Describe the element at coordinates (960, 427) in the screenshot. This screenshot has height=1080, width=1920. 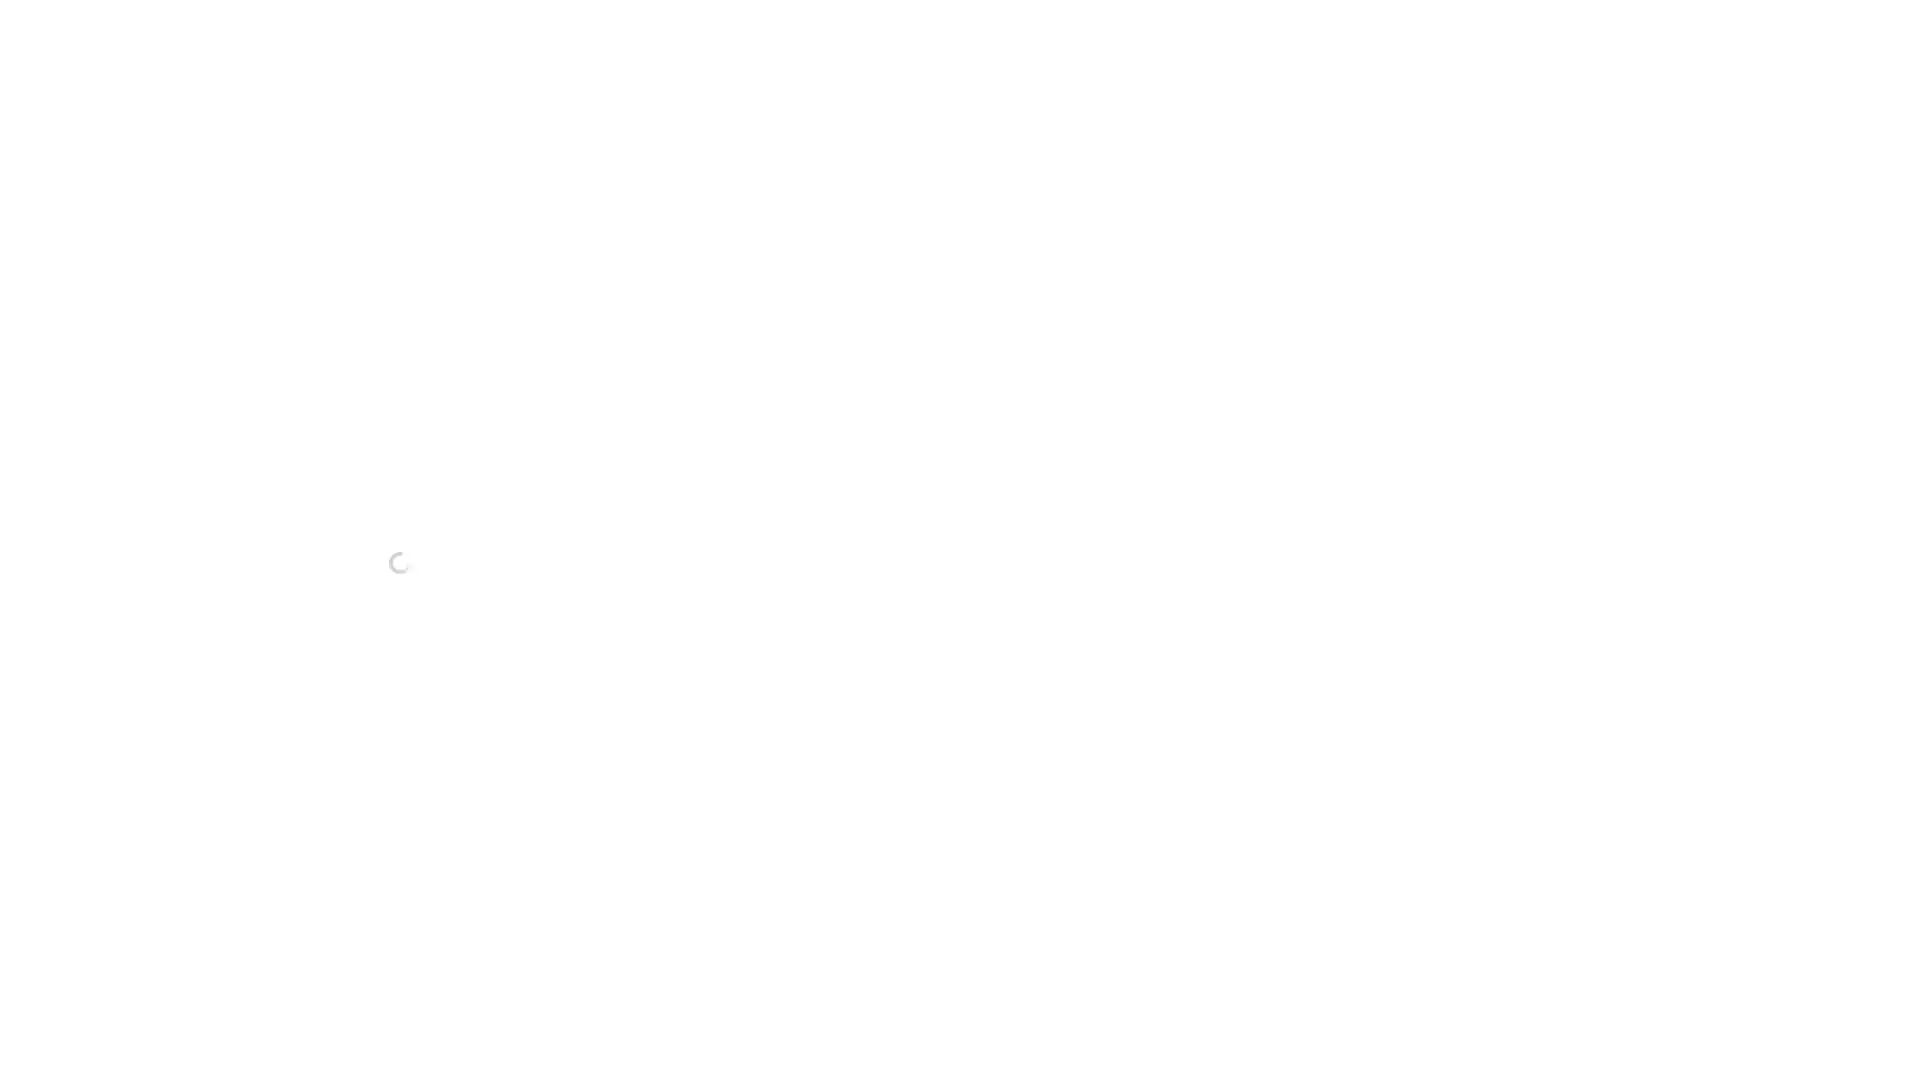
I see `Step 4: Establish Options Pool` at that location.